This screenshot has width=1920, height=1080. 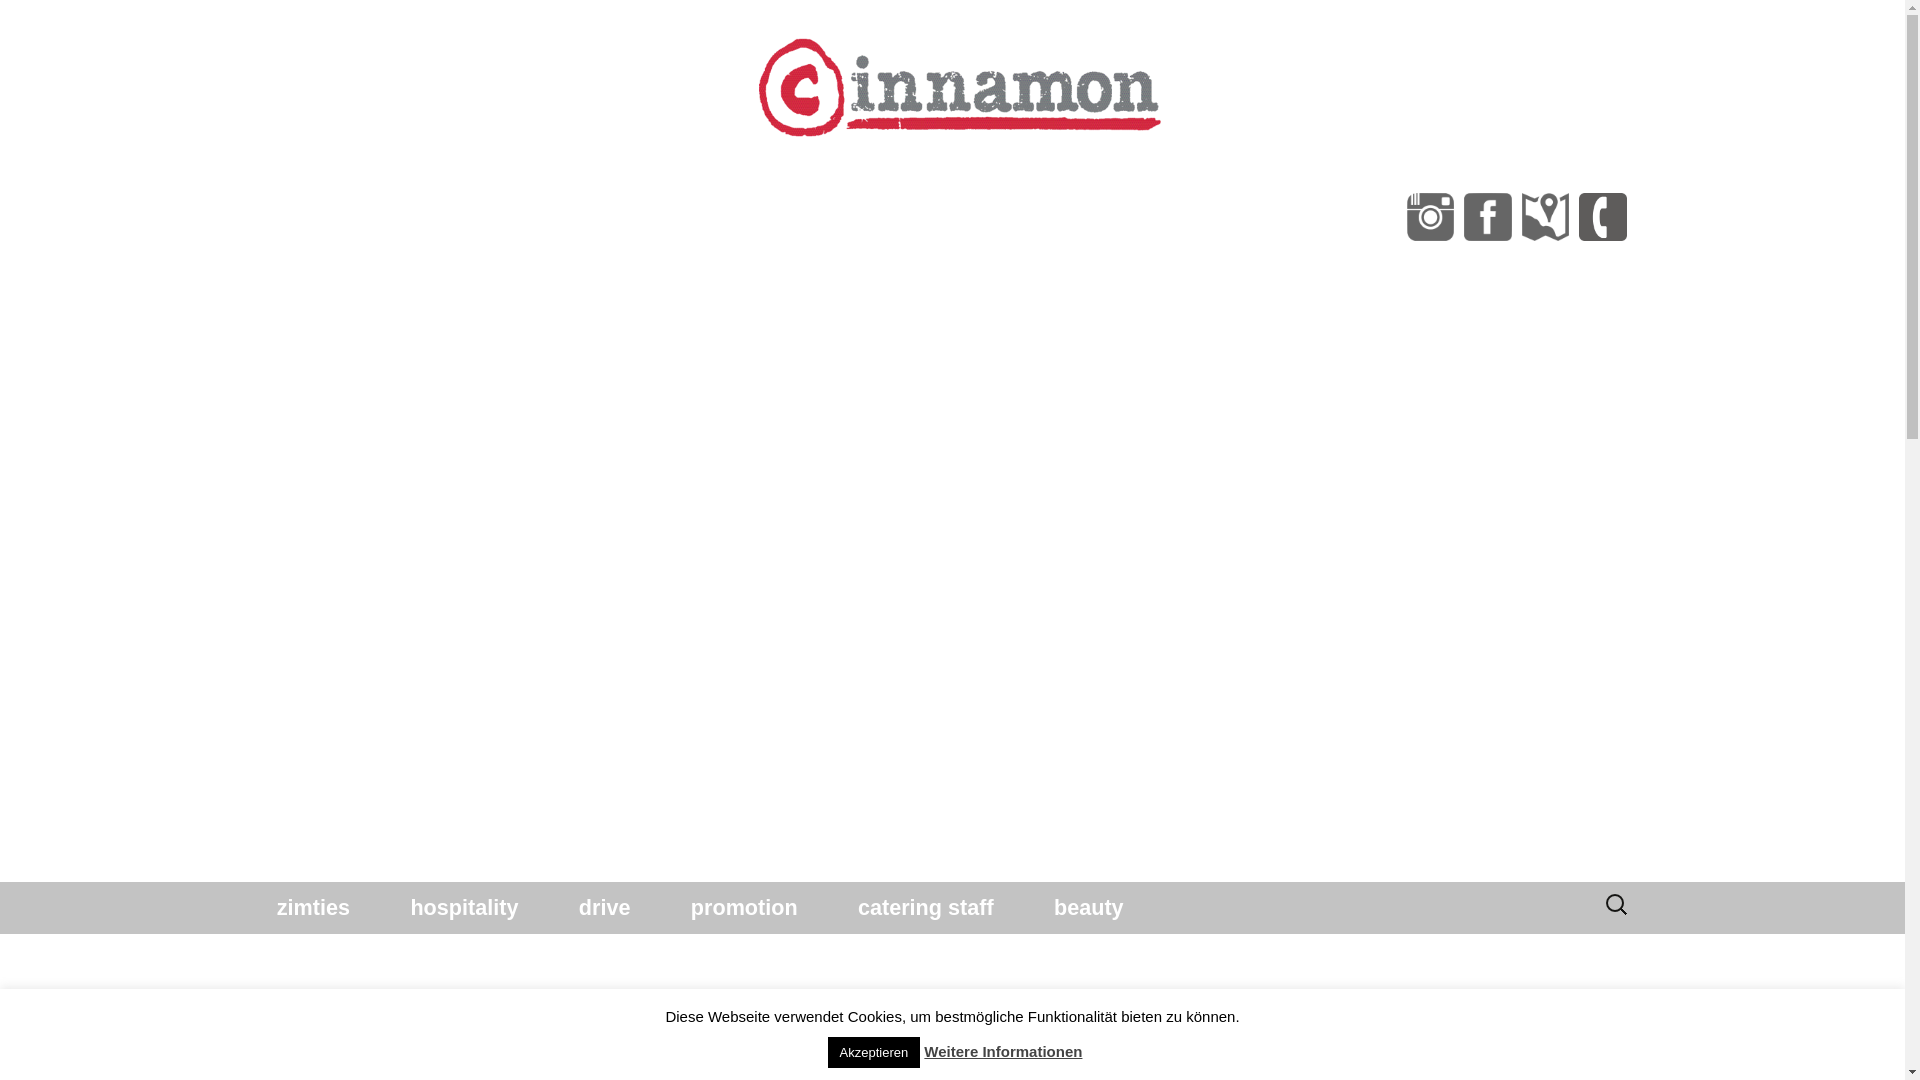 What do you see at coordinates (312, 907) in the screenshot?
I see `'zimties'` at bounding box center [312, 907].